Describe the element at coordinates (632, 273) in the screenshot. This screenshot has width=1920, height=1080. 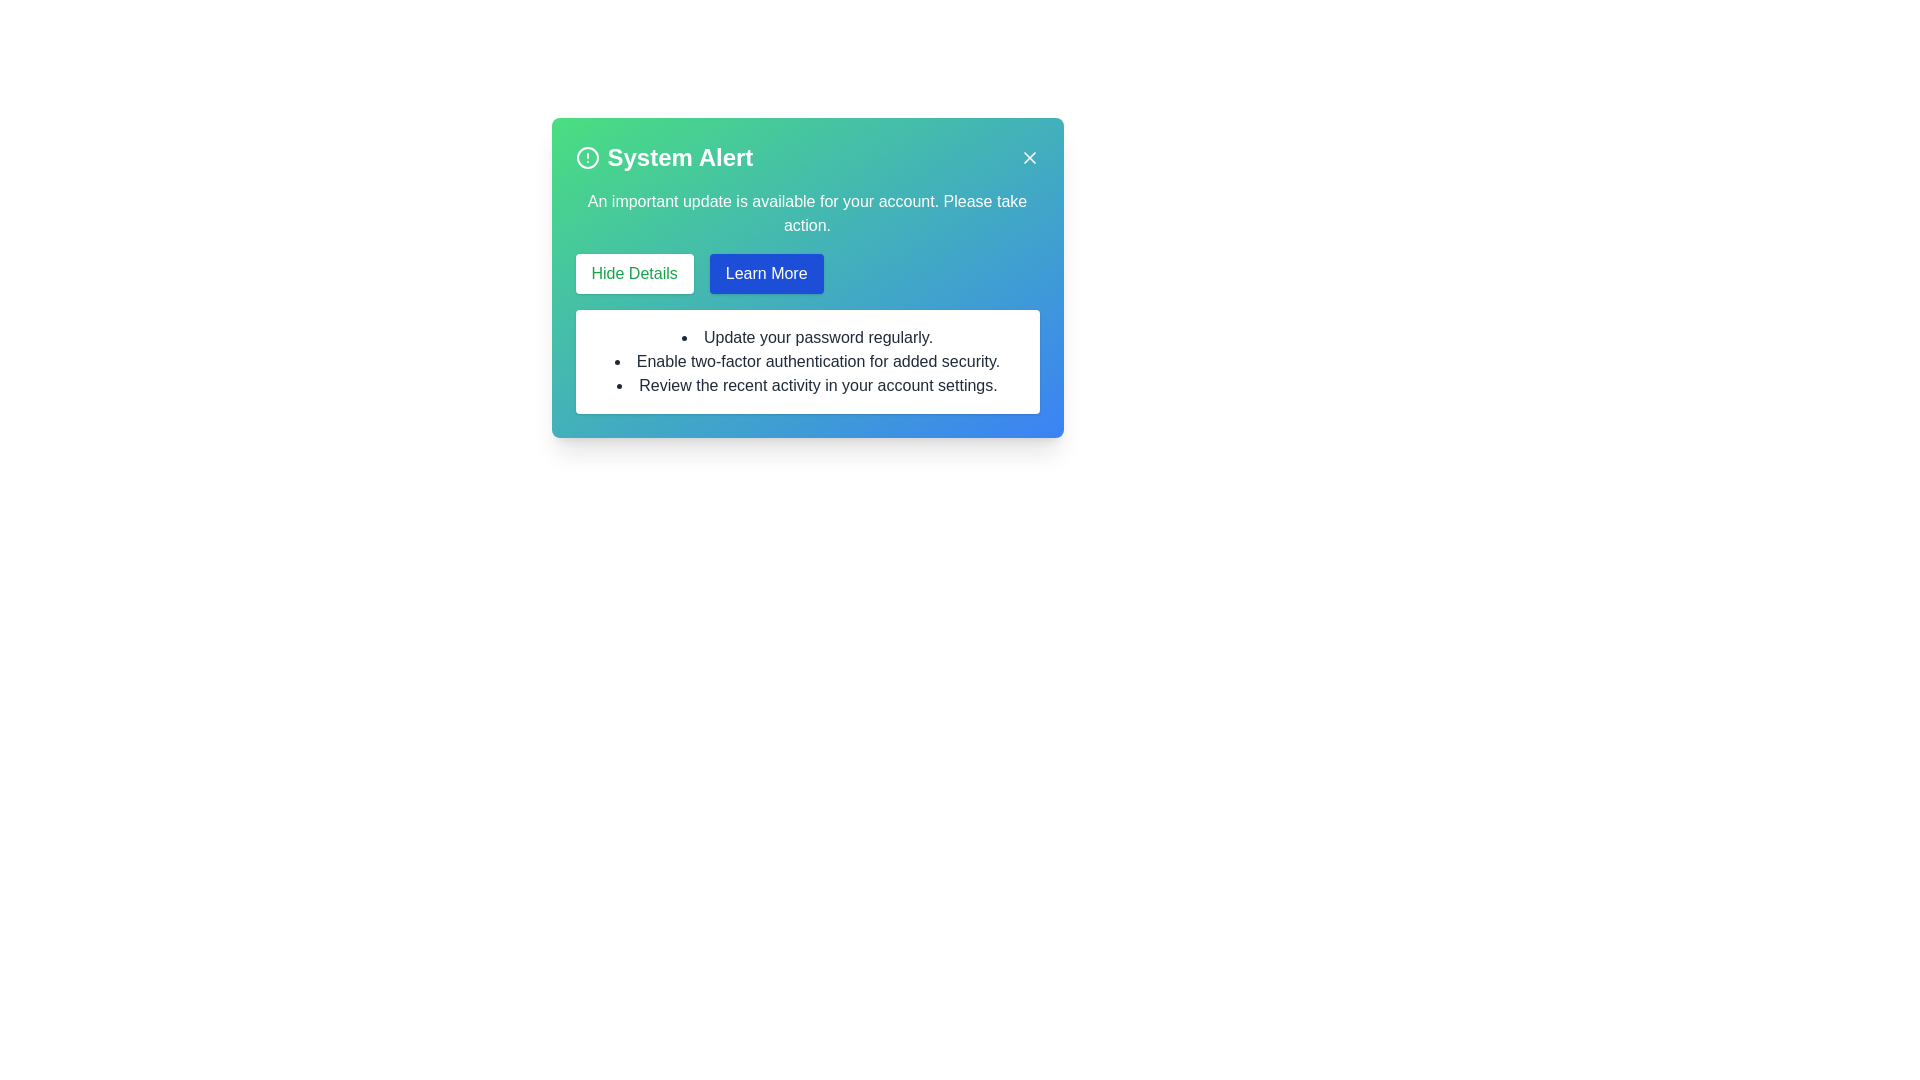
I see `the button with a white background and green text that displays 'Hide Details' to hide details` at that location.